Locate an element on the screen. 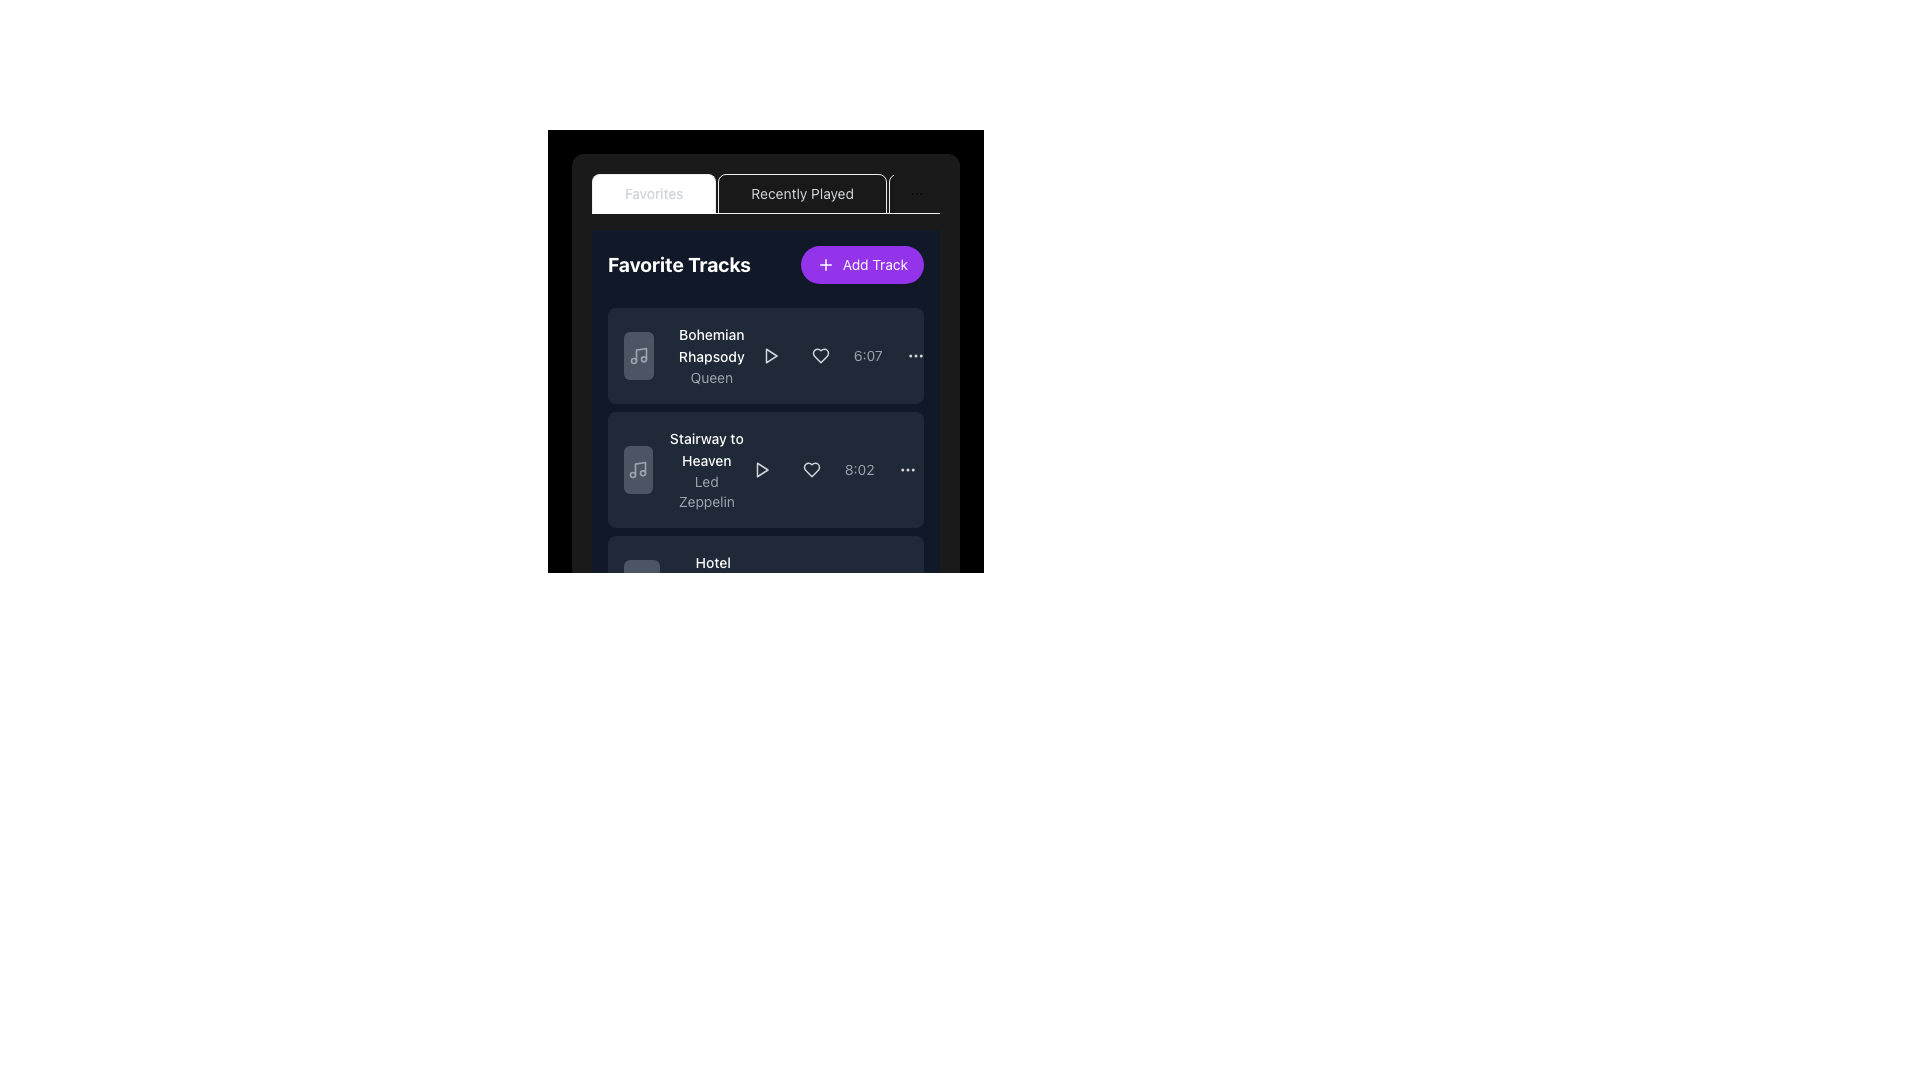 The height and width of the screenshot is (1080, 1920). the first tab in the horizontal tab bar is located at coordinates (654, 193).